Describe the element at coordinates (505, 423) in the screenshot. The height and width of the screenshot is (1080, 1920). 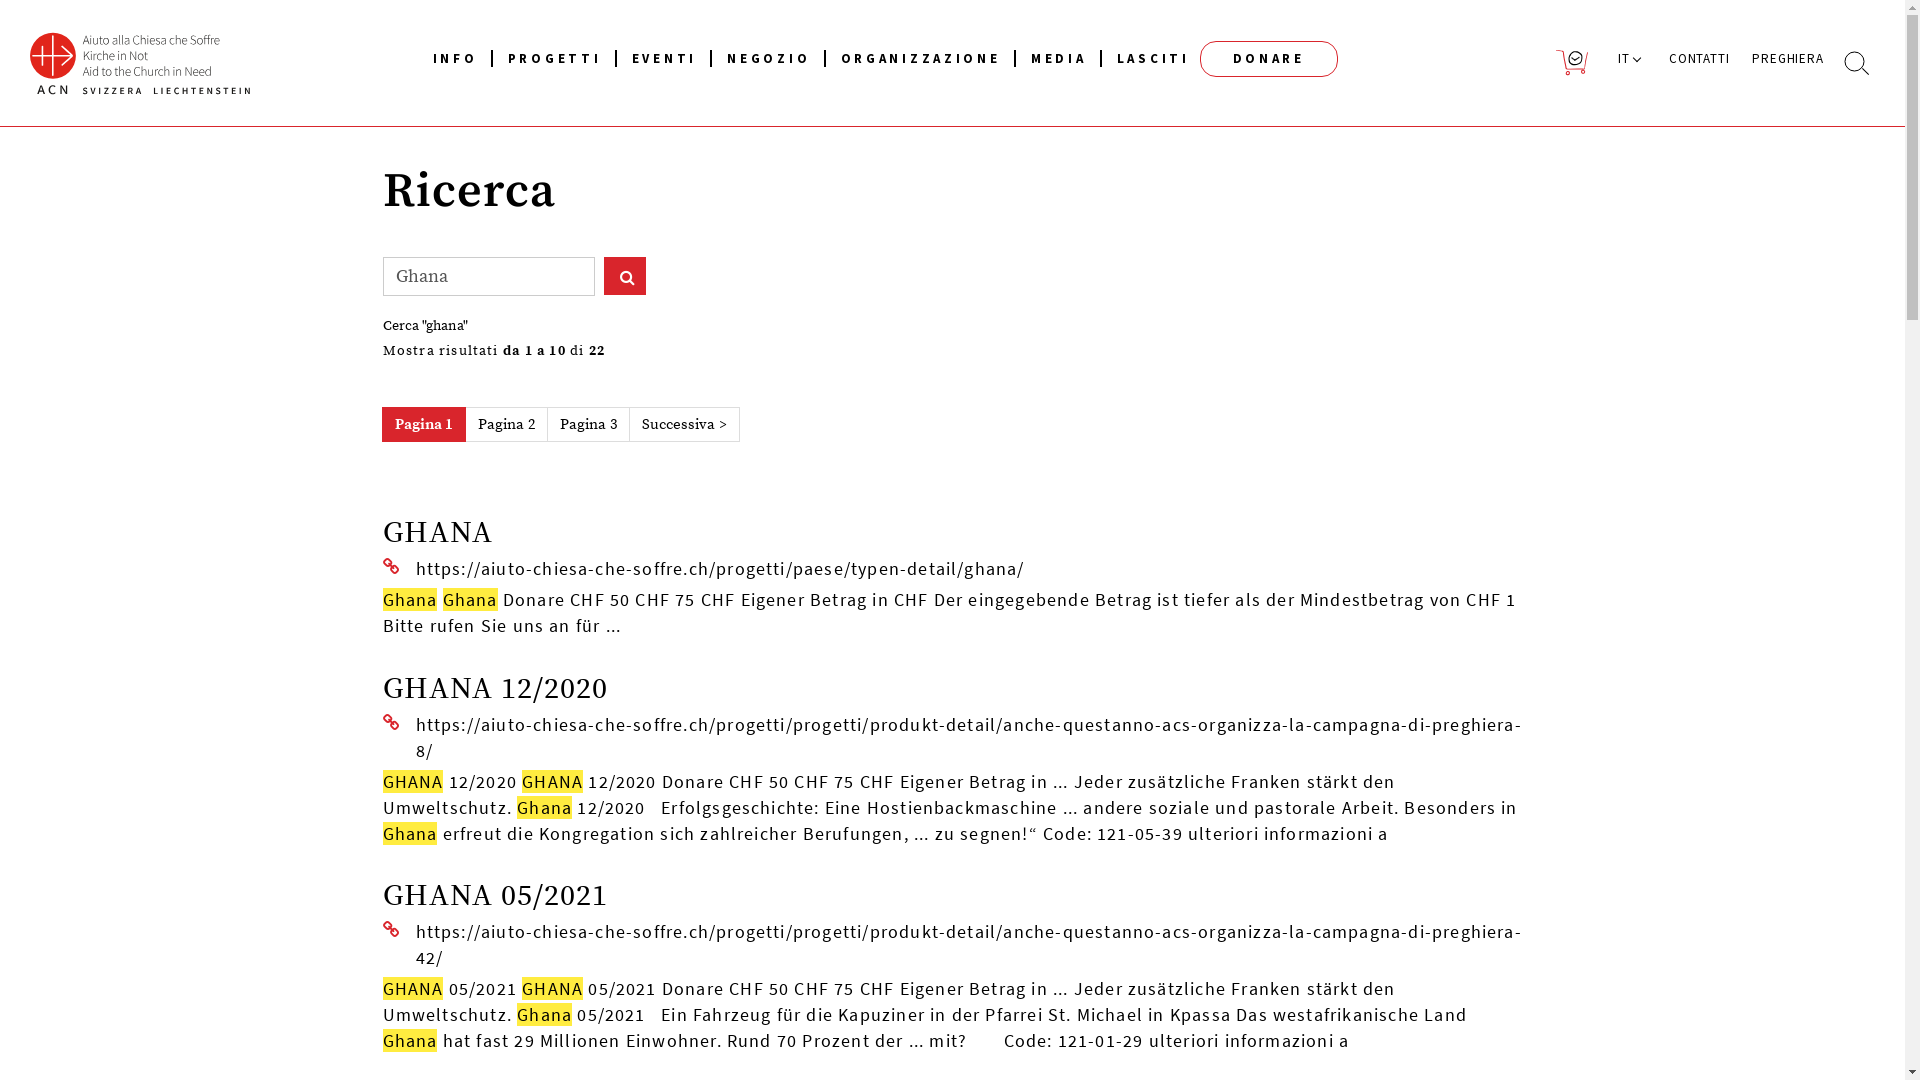
I see `'Pagina 2'` at that location.